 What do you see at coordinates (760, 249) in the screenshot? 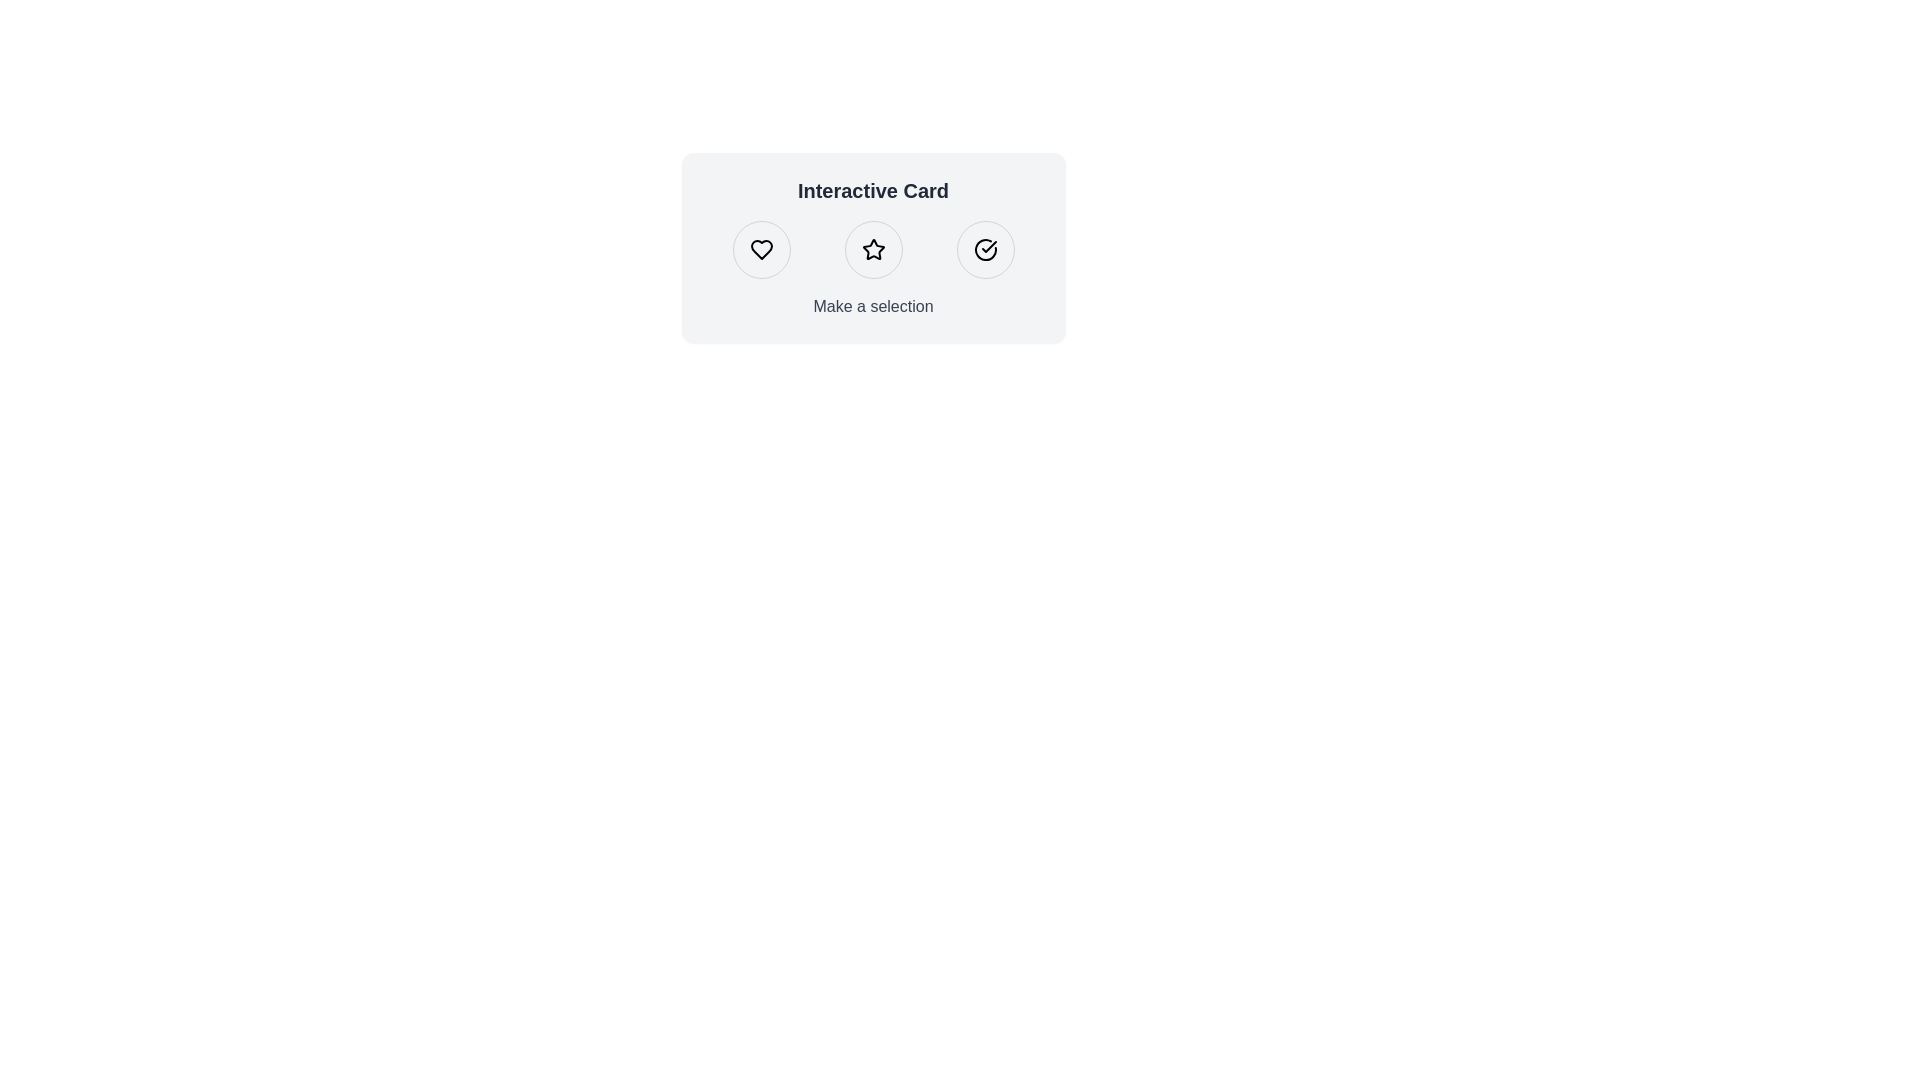
I see `the black outlined heart icon located within the 'Interactive Card' section` at bounding box center [760, 249].